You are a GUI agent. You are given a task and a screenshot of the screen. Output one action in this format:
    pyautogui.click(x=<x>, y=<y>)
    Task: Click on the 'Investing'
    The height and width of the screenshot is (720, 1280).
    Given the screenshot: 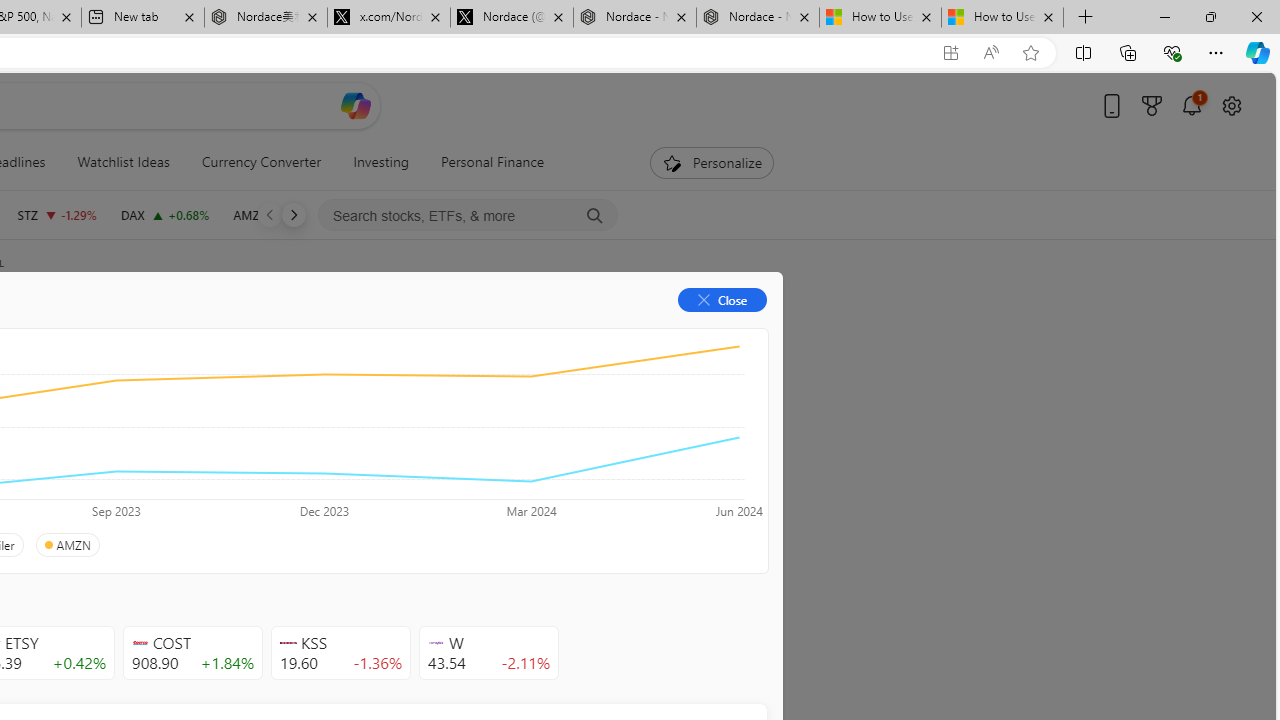 What is the action you would take?
    pyautogui.click(x=381, y=162)
    